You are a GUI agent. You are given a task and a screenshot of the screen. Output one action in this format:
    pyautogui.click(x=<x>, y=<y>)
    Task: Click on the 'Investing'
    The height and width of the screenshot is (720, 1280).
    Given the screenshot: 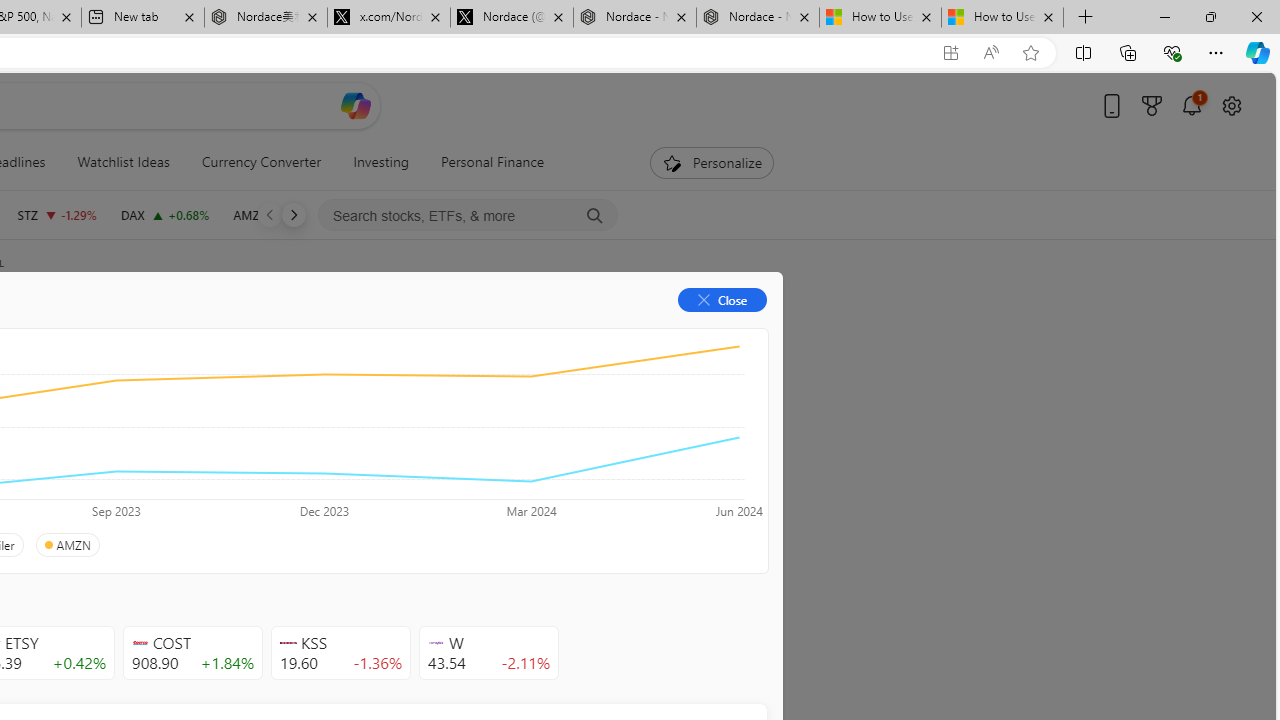 What is the action you would take?
    pyautogui.click(x=381, y=162)
    